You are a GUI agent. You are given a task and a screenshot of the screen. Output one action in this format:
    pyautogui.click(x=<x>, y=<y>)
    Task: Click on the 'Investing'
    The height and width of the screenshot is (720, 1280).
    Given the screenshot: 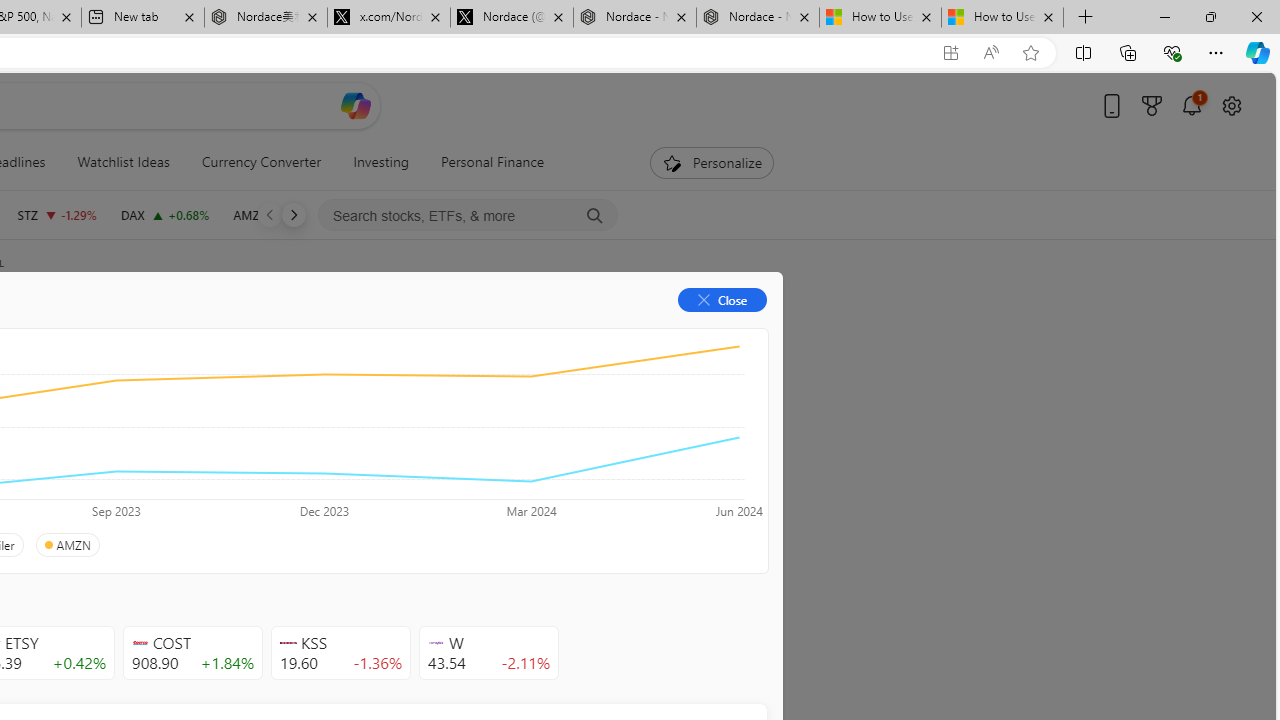 What is the action you would take?
    pyautogui.click(x=381, y=162)
    